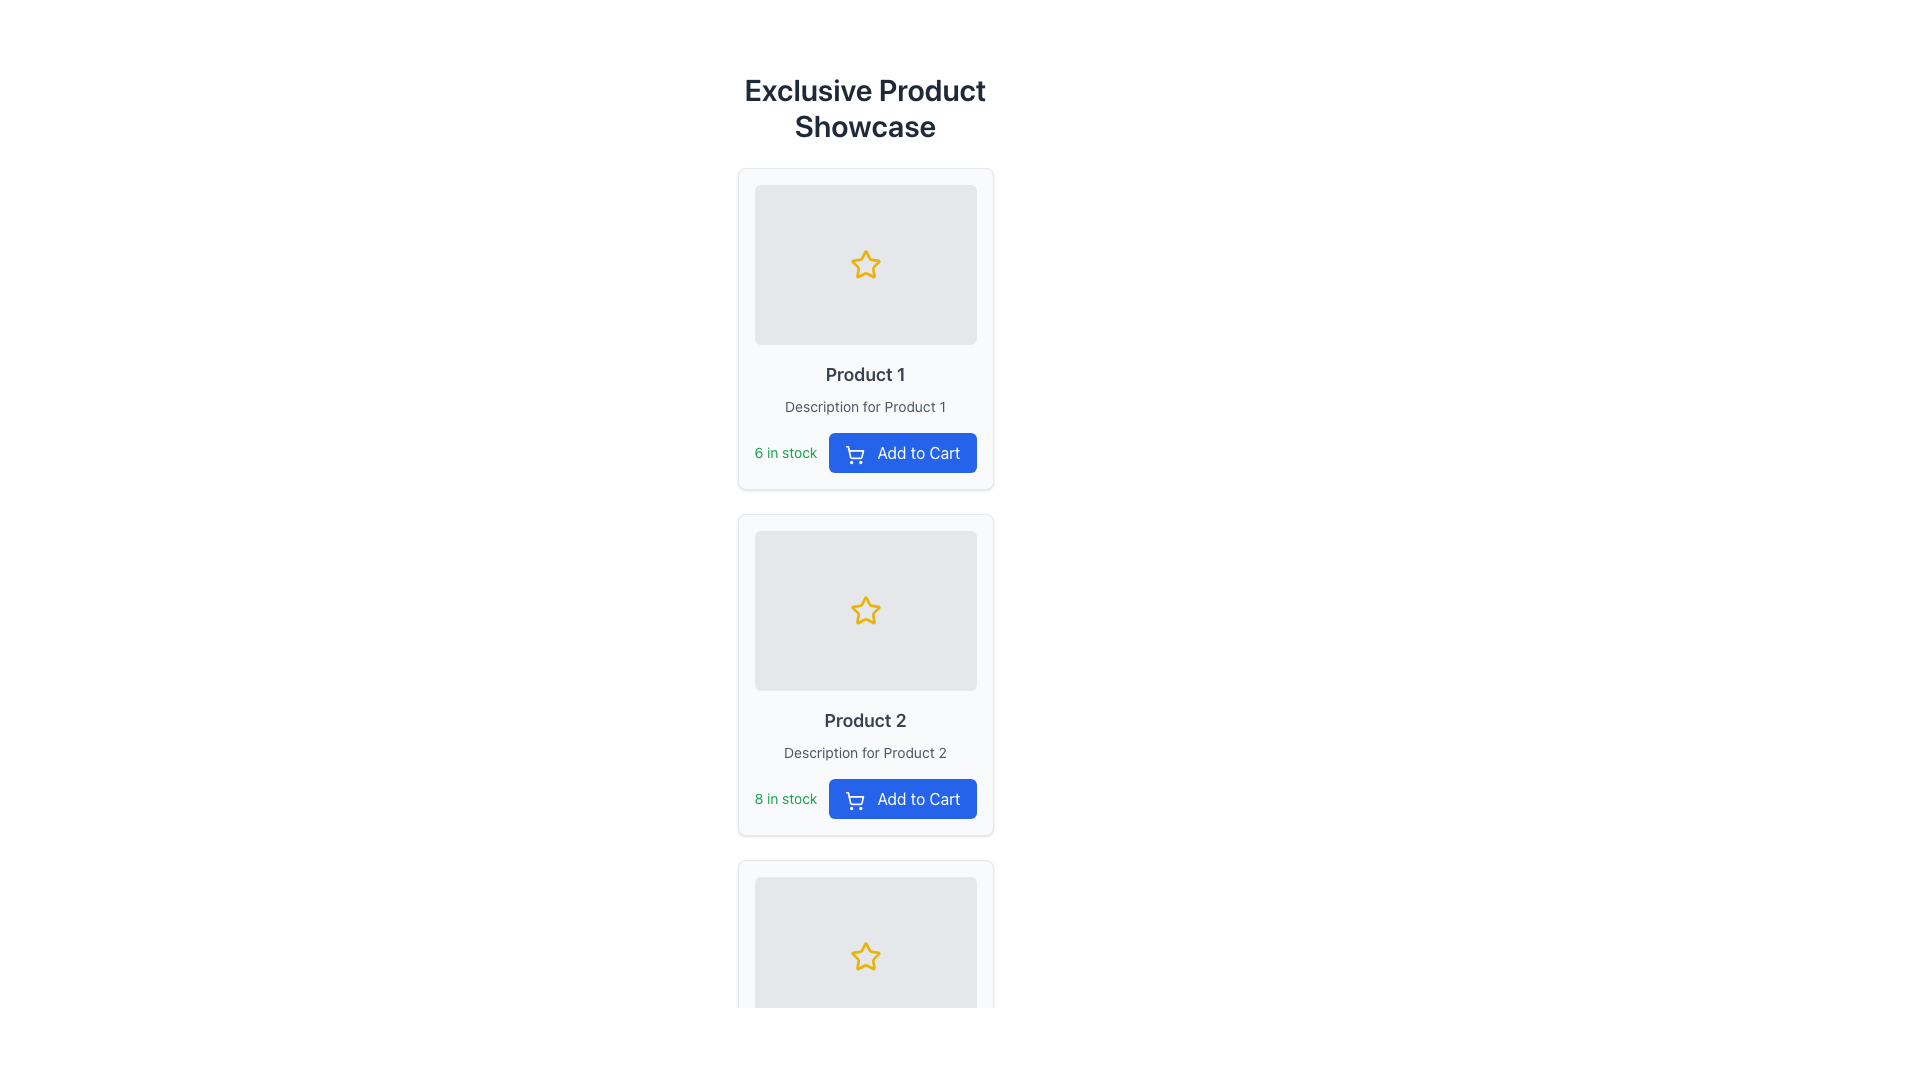  Describe the element at coordinates (855, 799) in the screenshot. I see `the shopping cart icon to potentially see a tooltip, which is part of the 'Add to Cart' button for 'Product 2'` at that location.